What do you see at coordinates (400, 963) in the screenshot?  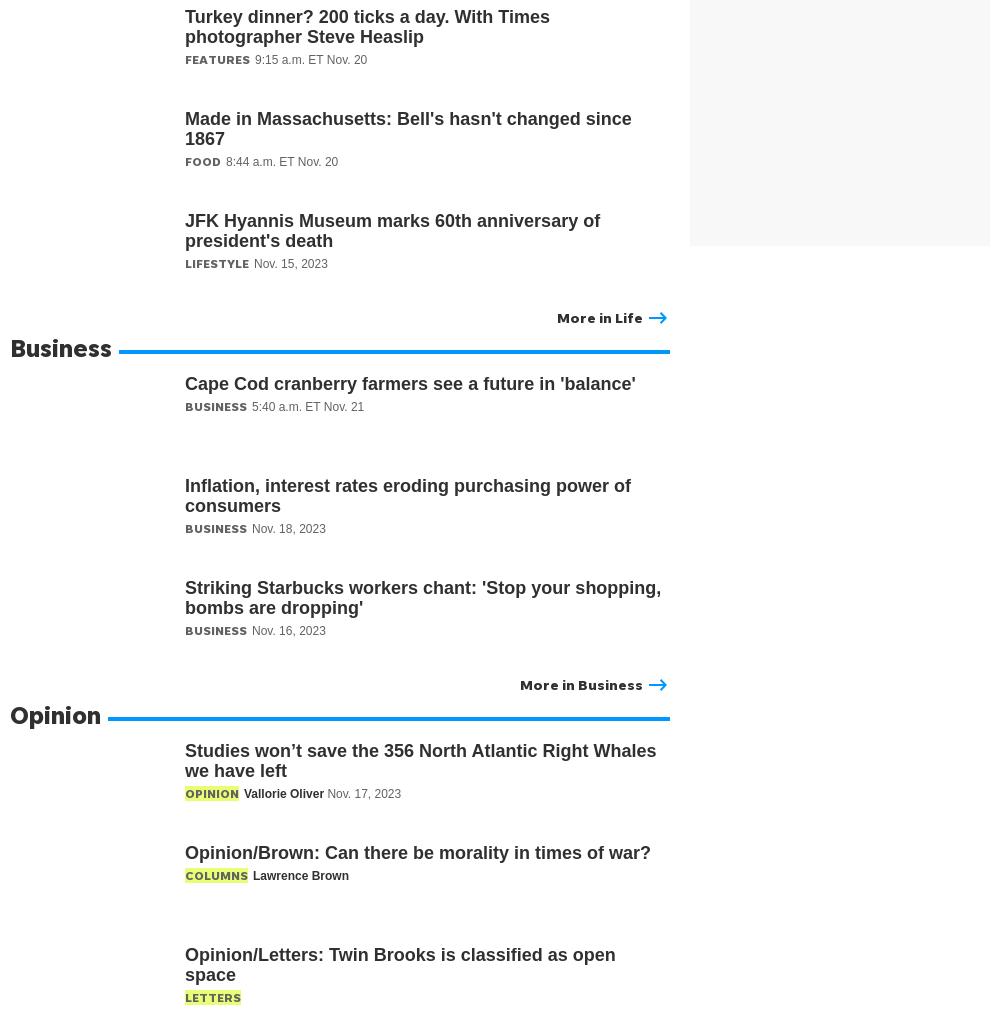 I see `'Opinion/Letters: Twin Brooks is classified as open space'` at bounding box center [400, 963].